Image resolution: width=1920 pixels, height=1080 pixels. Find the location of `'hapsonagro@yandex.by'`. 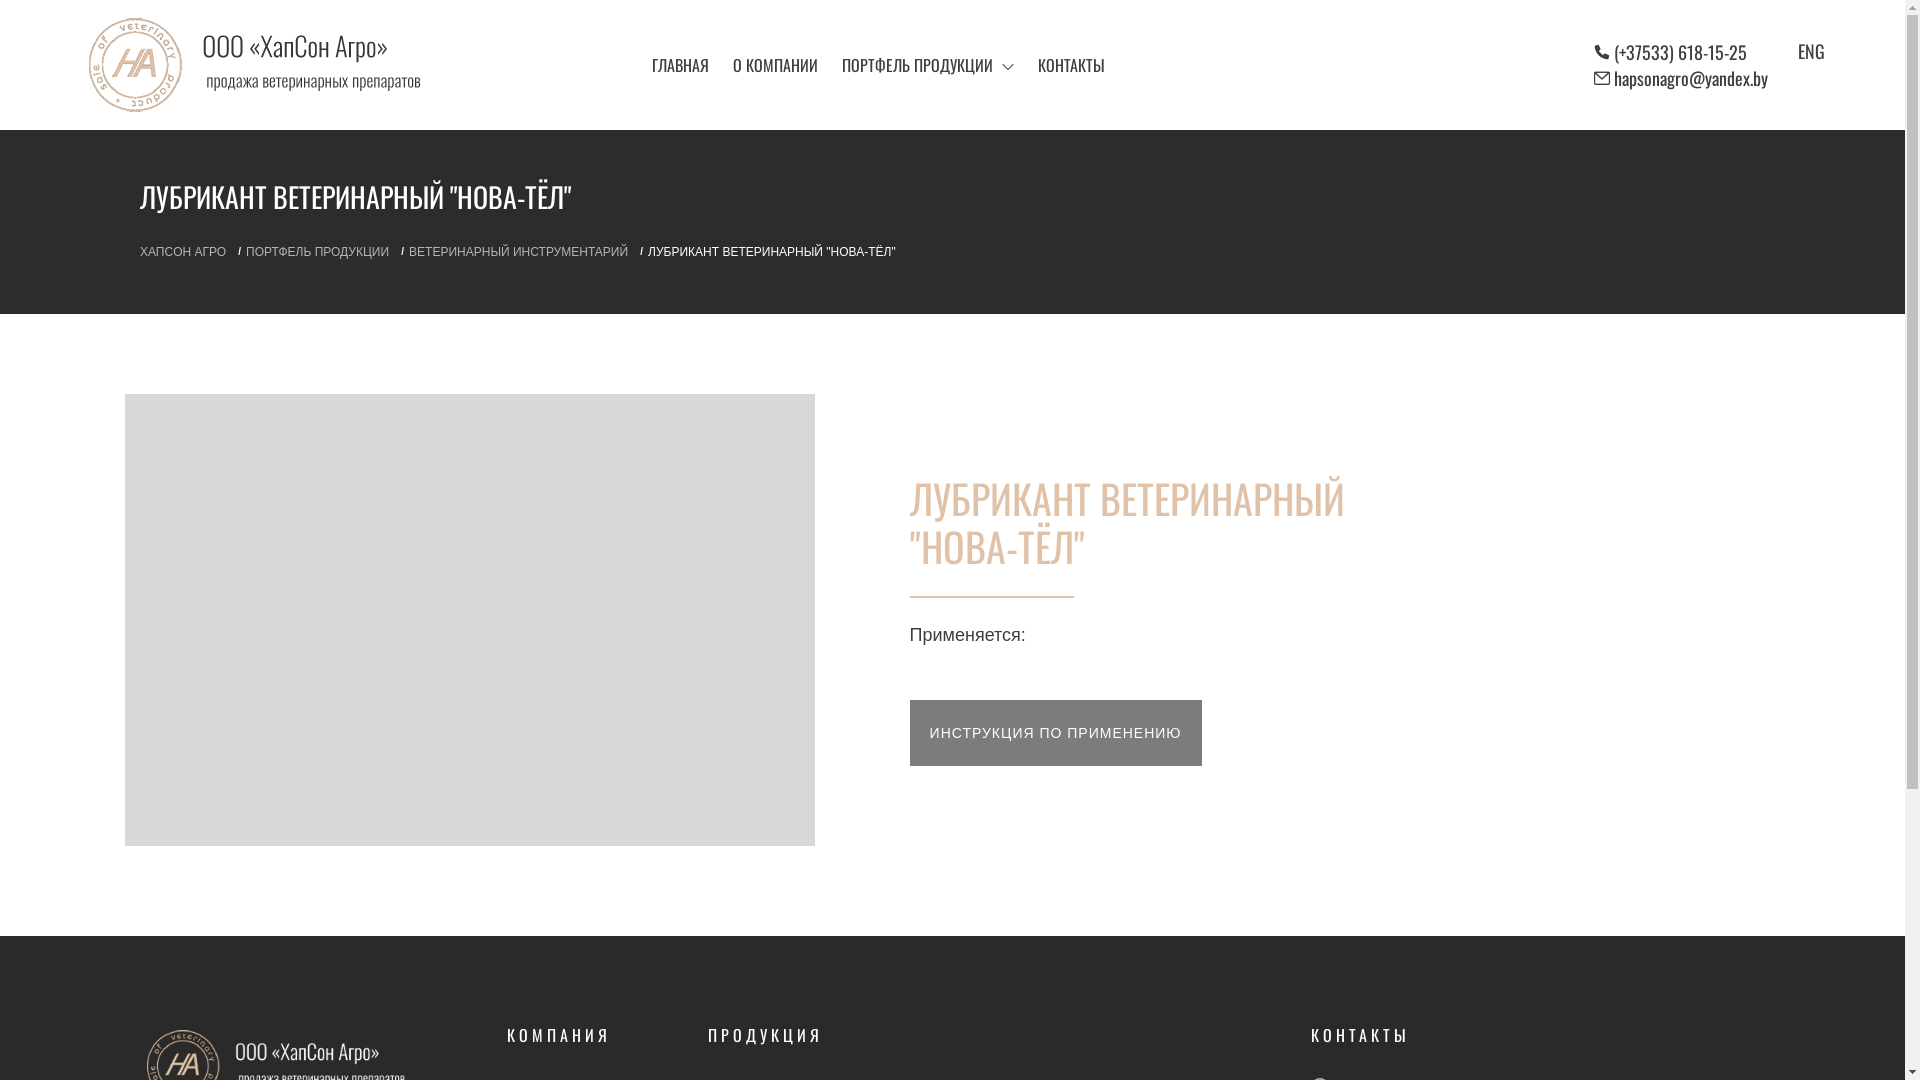

'hapsonagro@yandex.by' is located at coordinates (1689, 76).